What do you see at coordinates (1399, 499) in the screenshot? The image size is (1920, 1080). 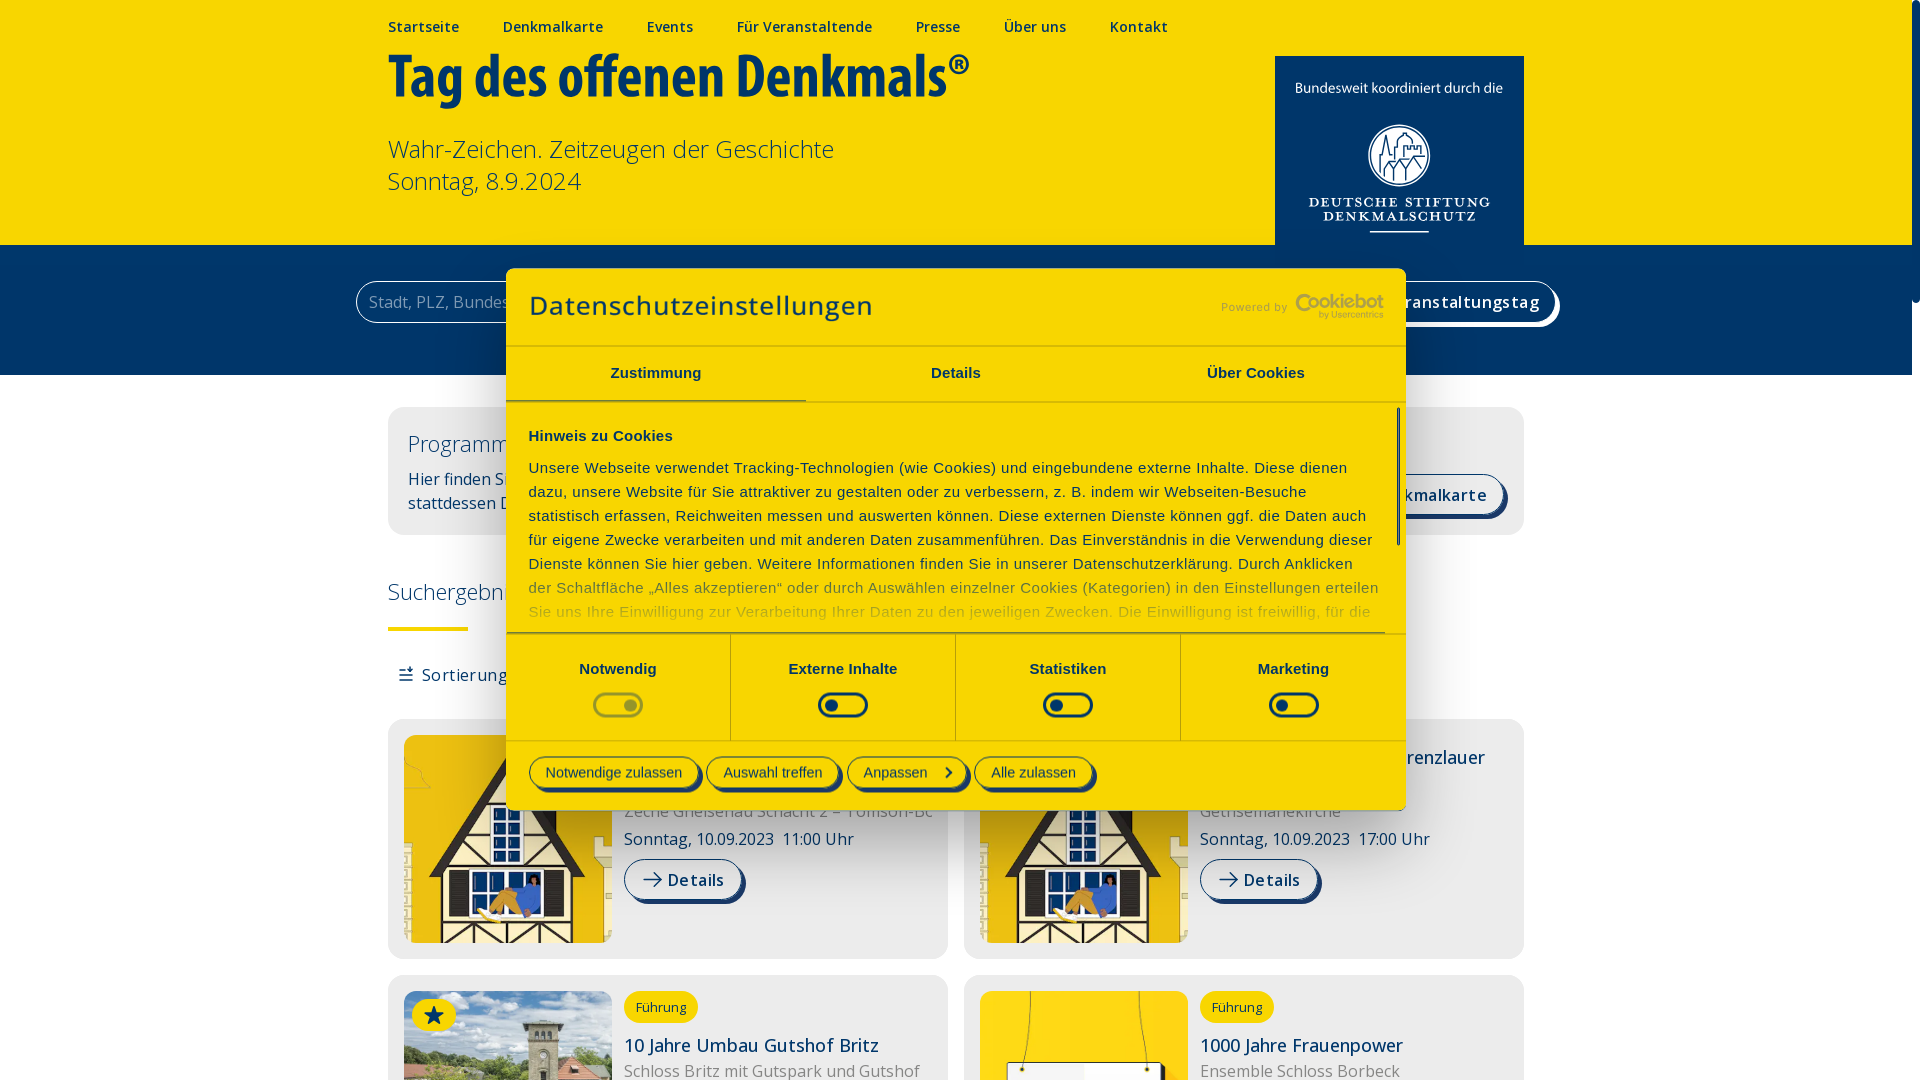 I see `'Zur Denkmalkarte'` at bounding box center [1399, 499].